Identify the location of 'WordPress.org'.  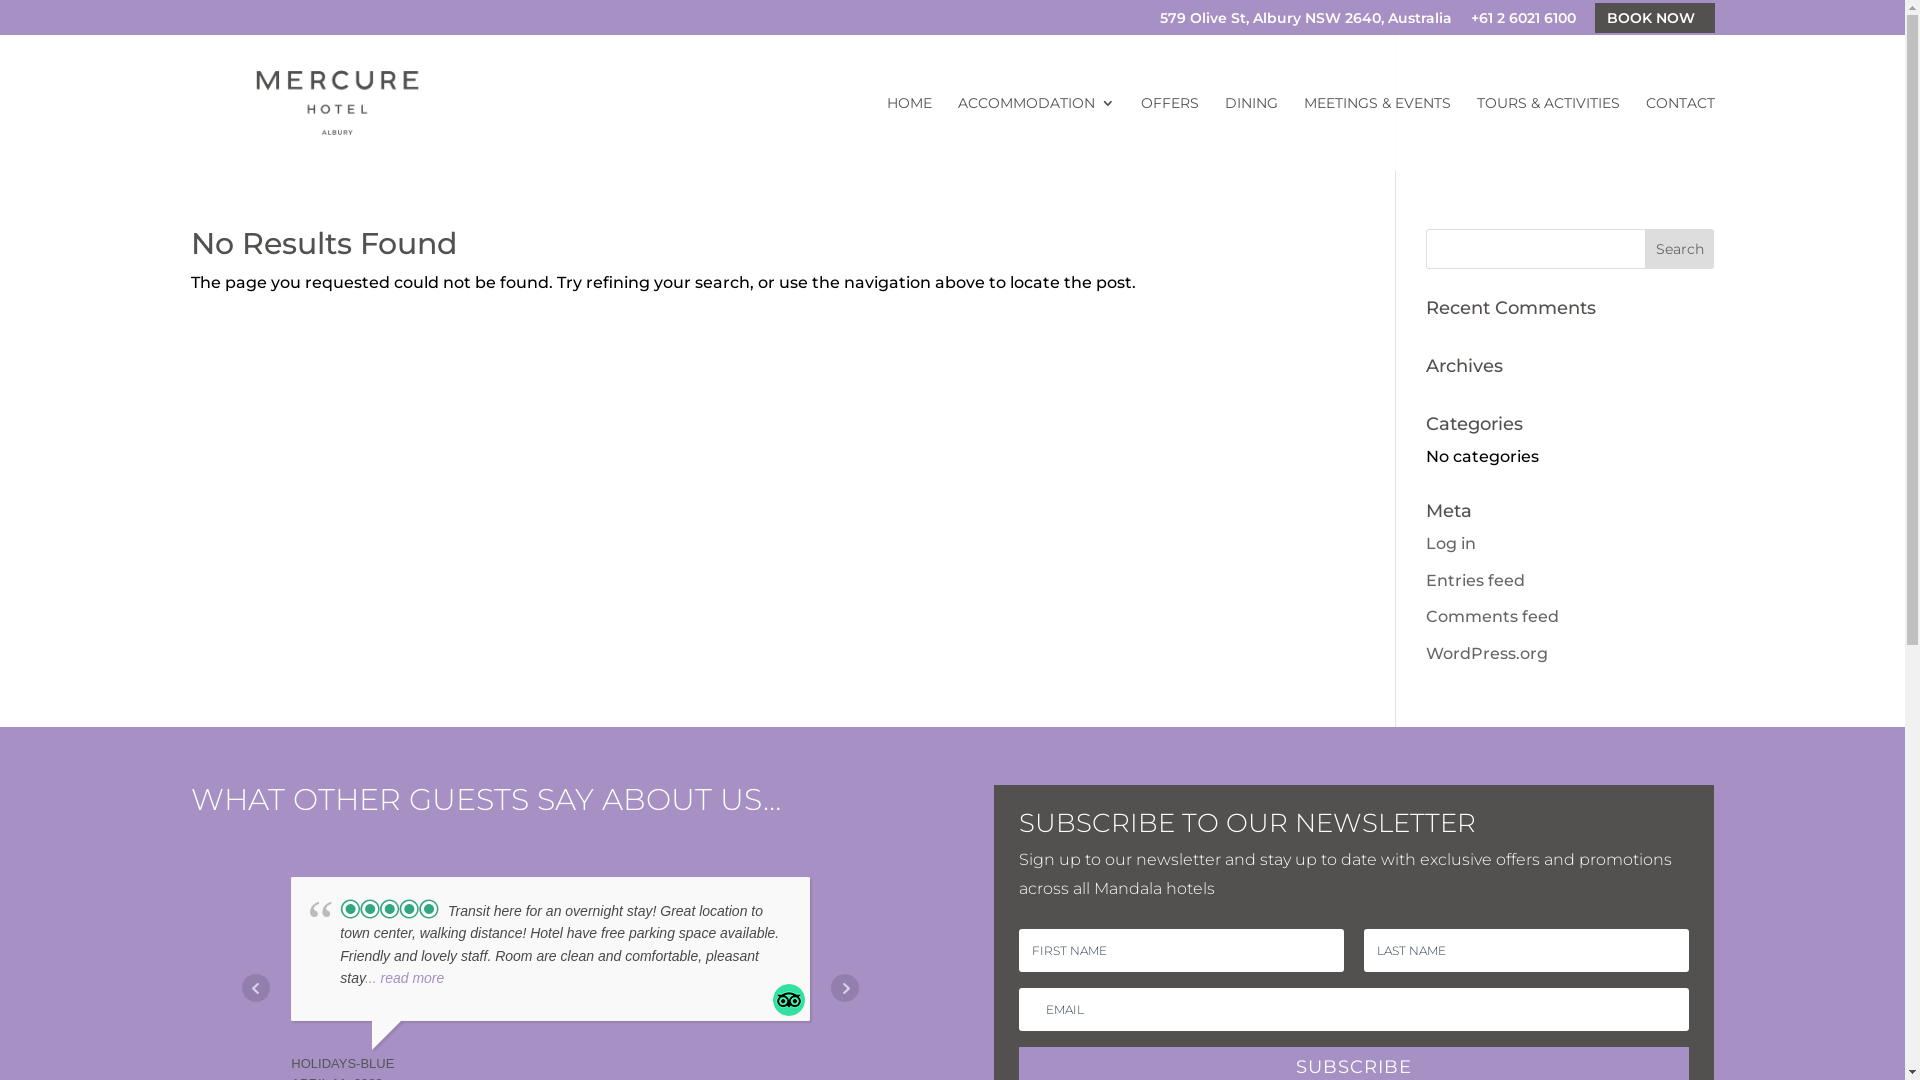
(1487, 653).